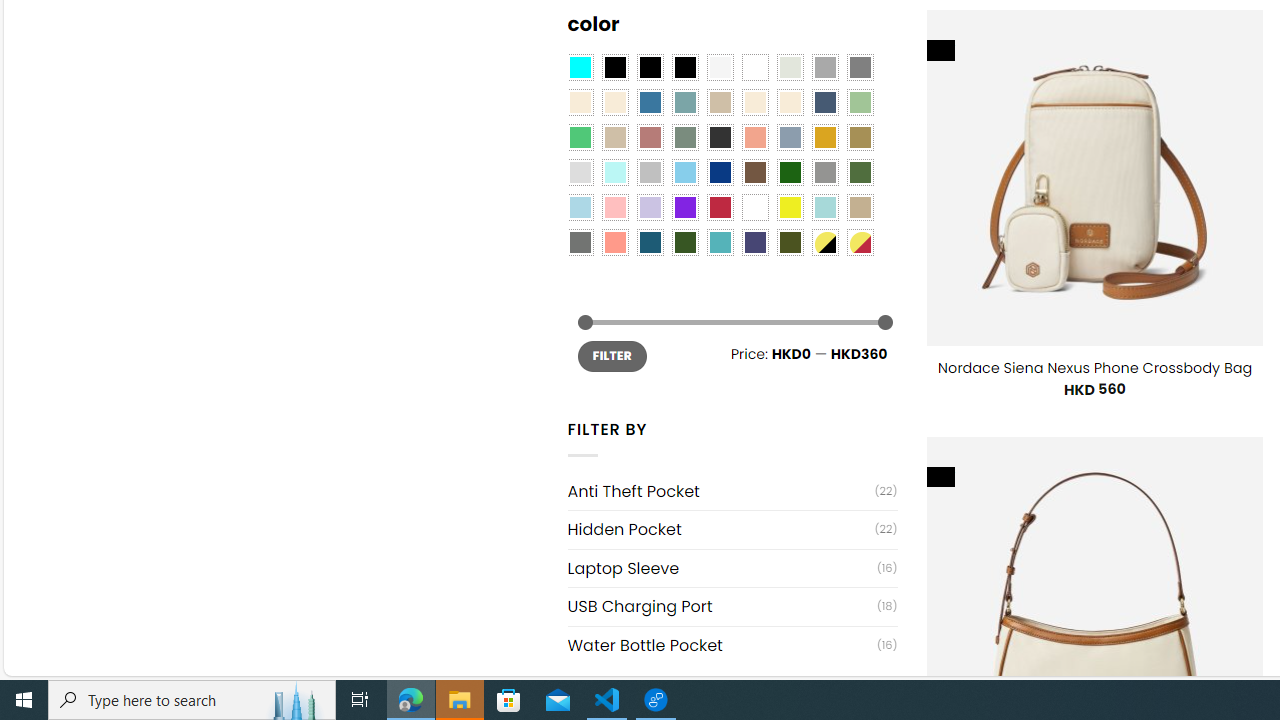  Describe the element at coordinates (684, 242) in the screenshot. I see `'Forest'` at that location.